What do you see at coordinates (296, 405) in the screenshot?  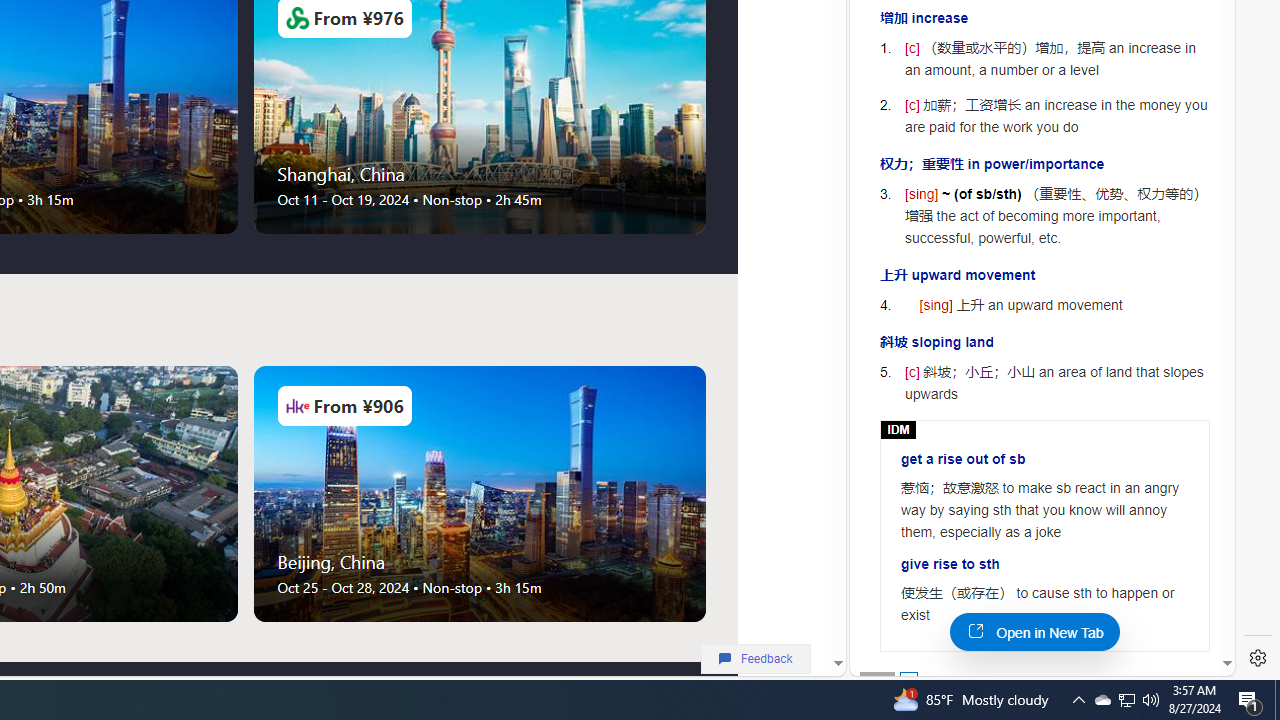 I see `'Airlines Logo'` at bounding box center [296, 405].